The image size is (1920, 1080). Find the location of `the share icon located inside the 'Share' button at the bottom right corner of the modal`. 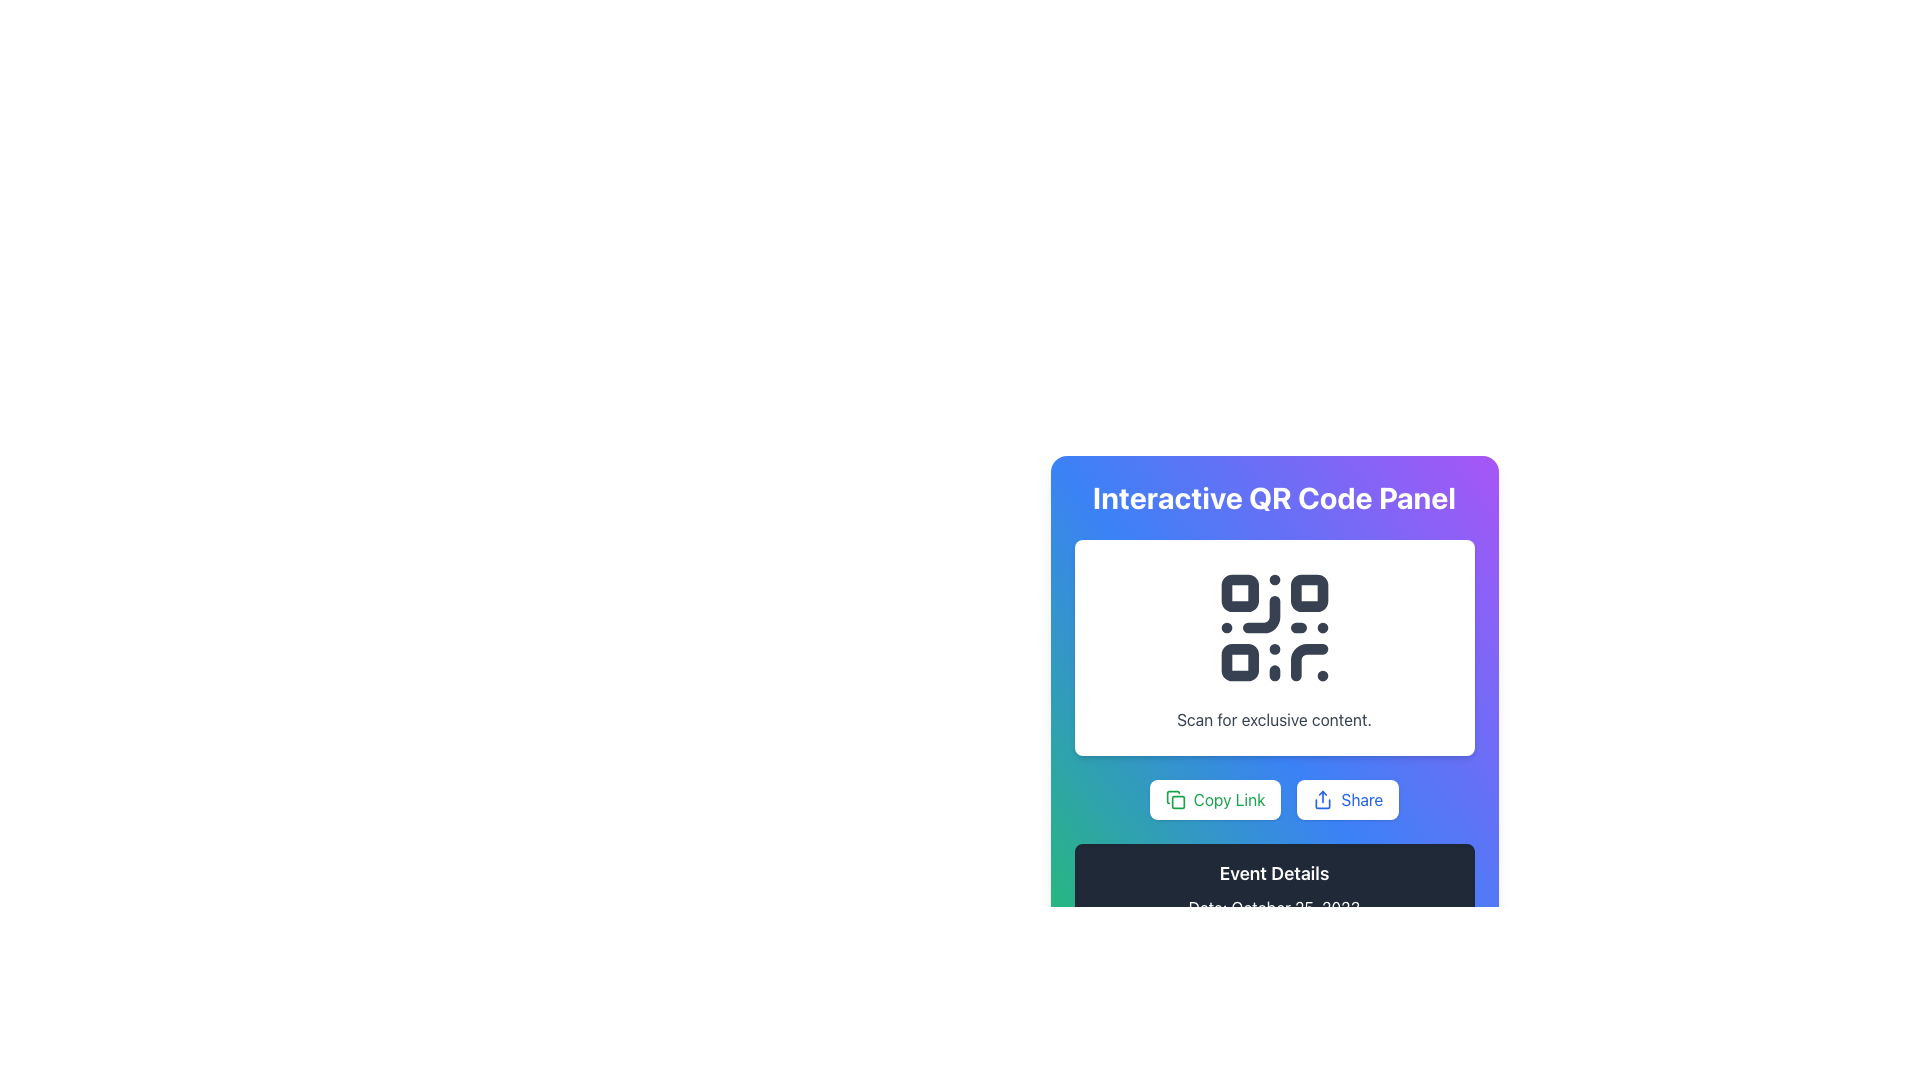

the share icon located inside the 'Share' button at the bottom right corner of the modal is located at coordinates (1323, 798).